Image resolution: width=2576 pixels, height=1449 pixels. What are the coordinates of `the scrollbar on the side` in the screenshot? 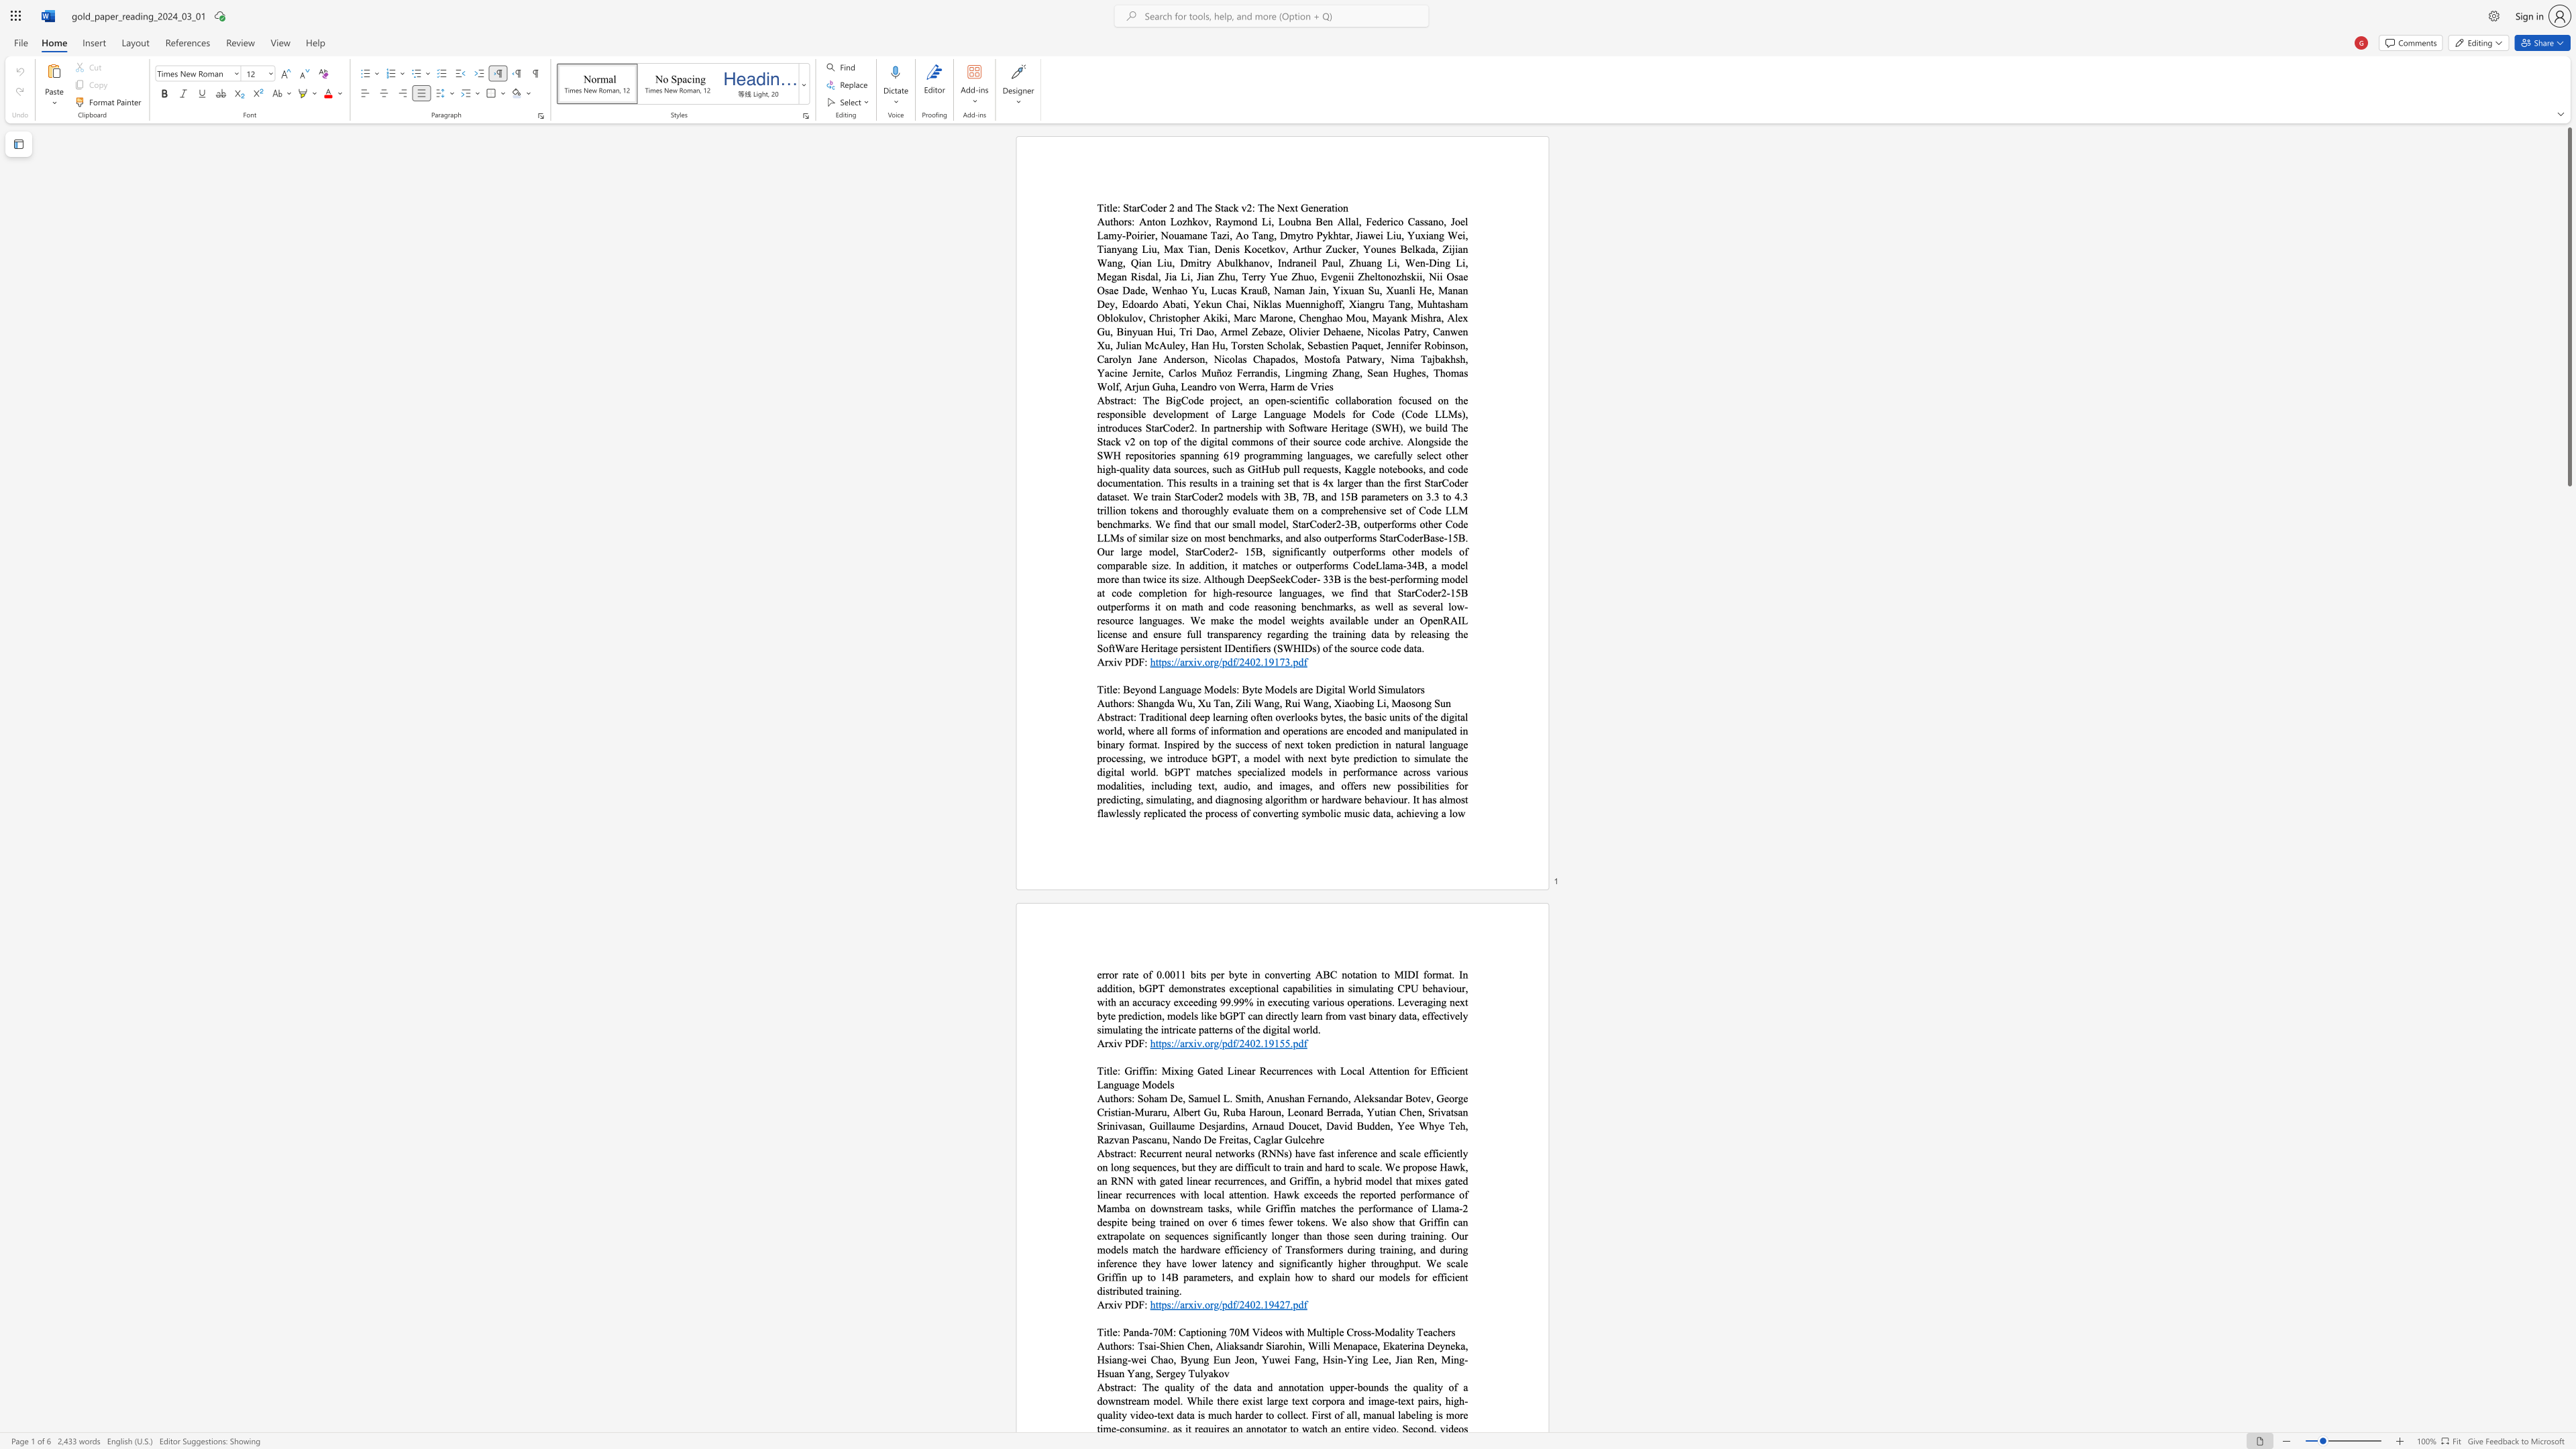 It's located at (2568, 1301).